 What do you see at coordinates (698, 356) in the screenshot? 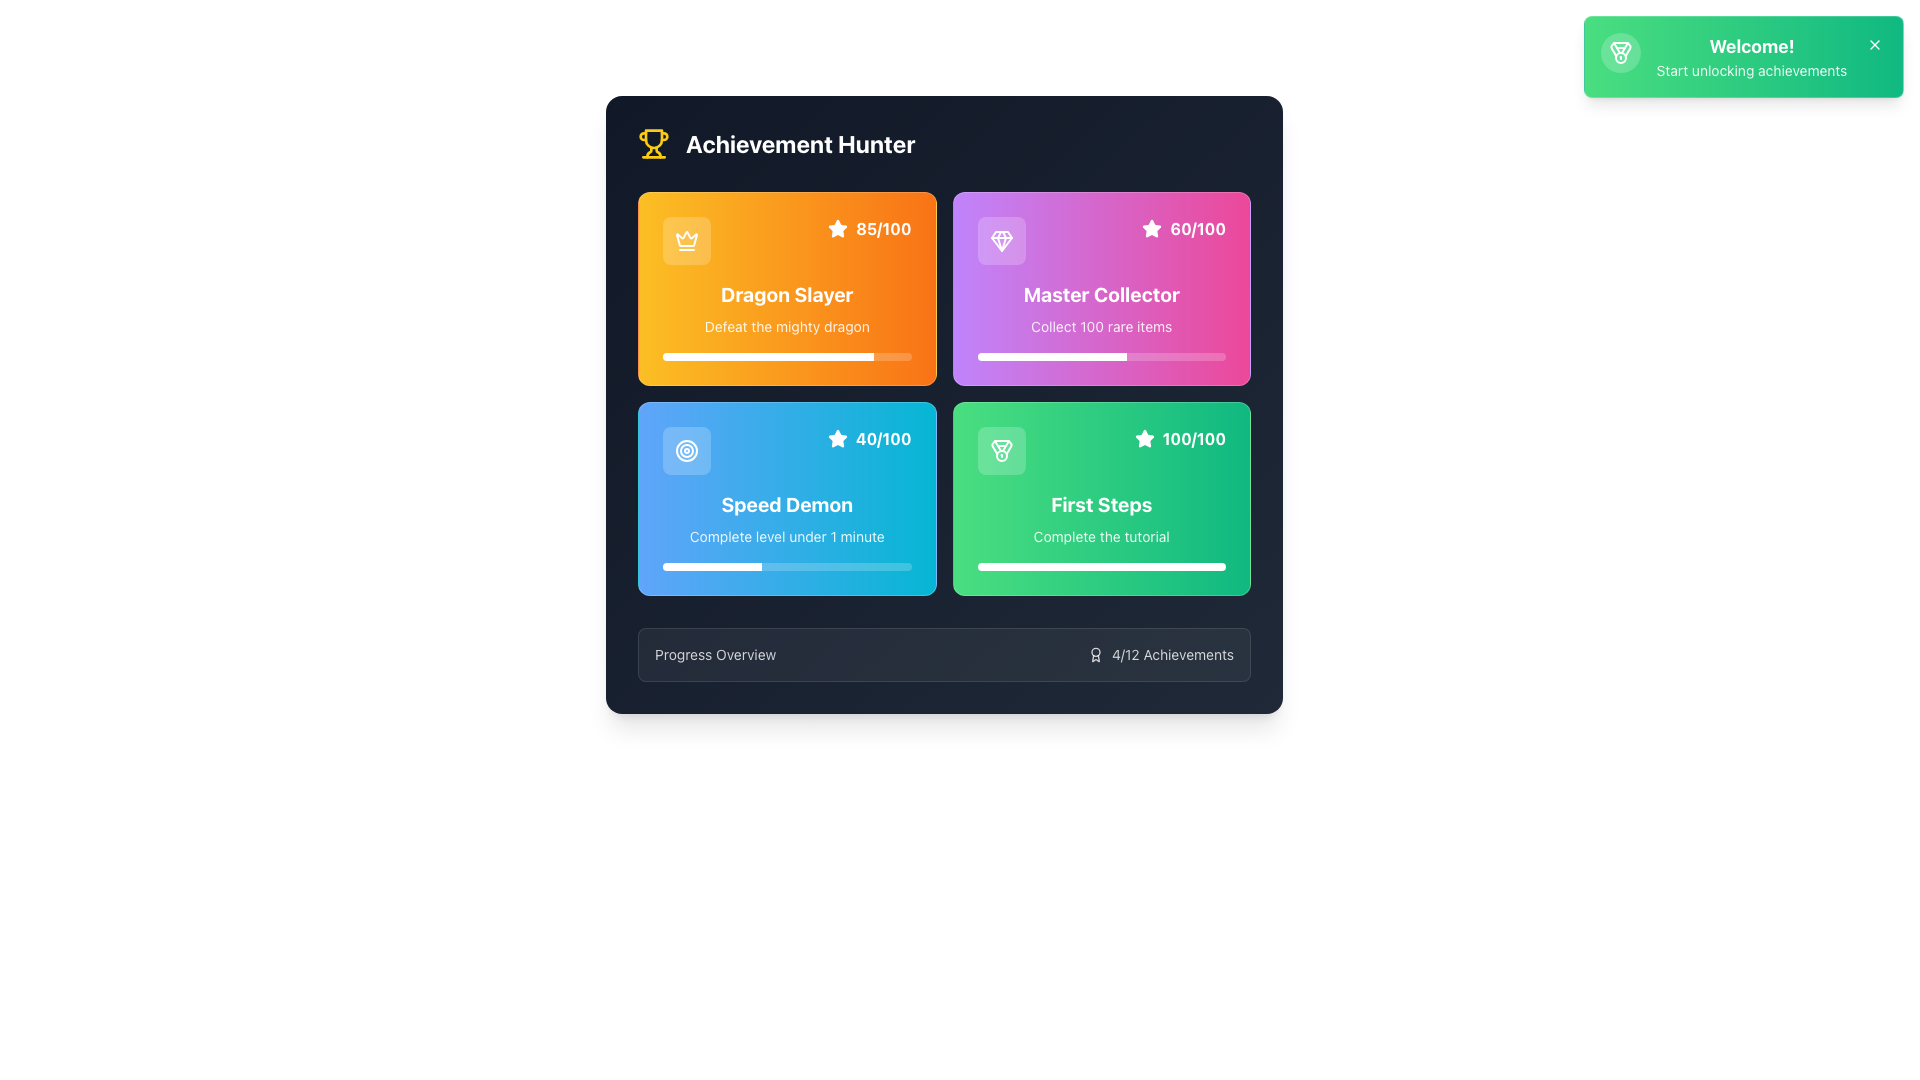
I see `the progress of the 'Dragon Slayer' achievement` at bounding box center [698, 356].